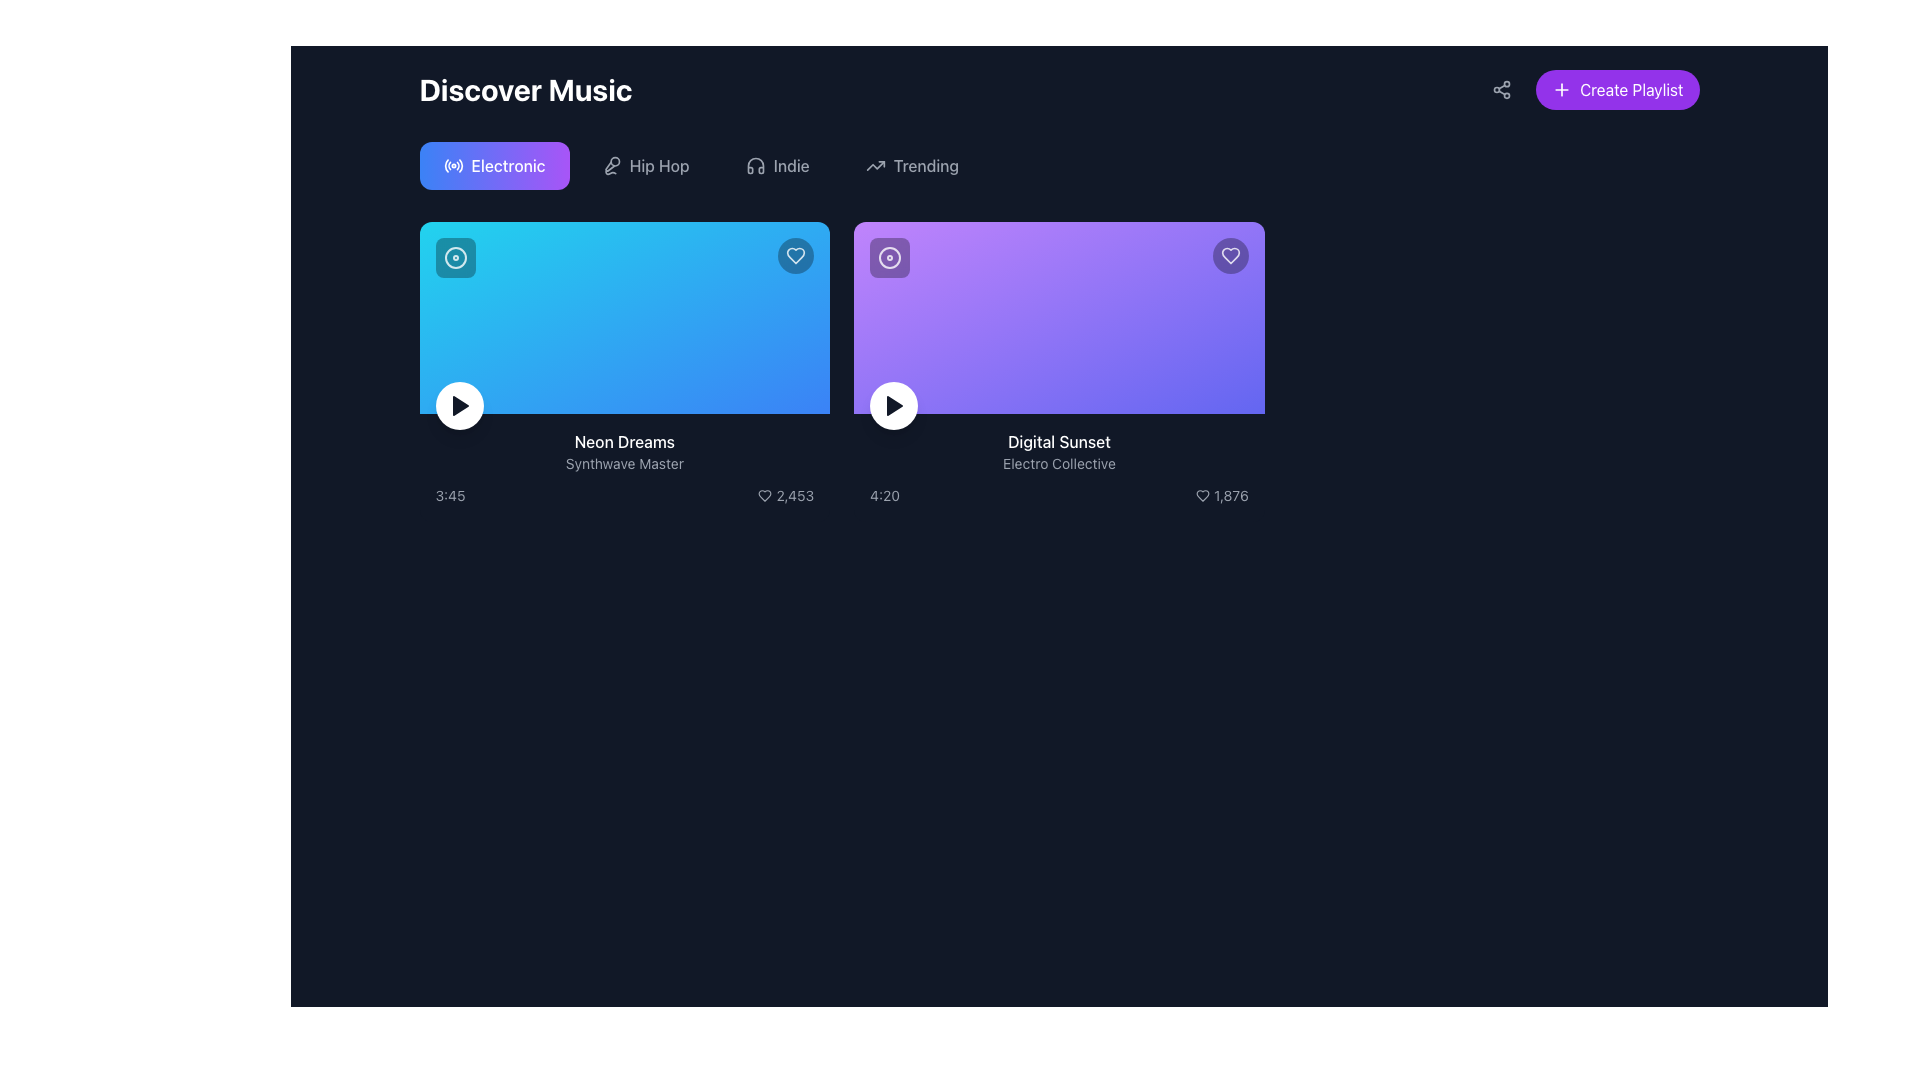 The height and width of the screenshot is (1080, 1920). I want to click on the 'Hip Hop' category selector text label in the top-centered navigation bar to observe visual feedback, so click(659, 164).